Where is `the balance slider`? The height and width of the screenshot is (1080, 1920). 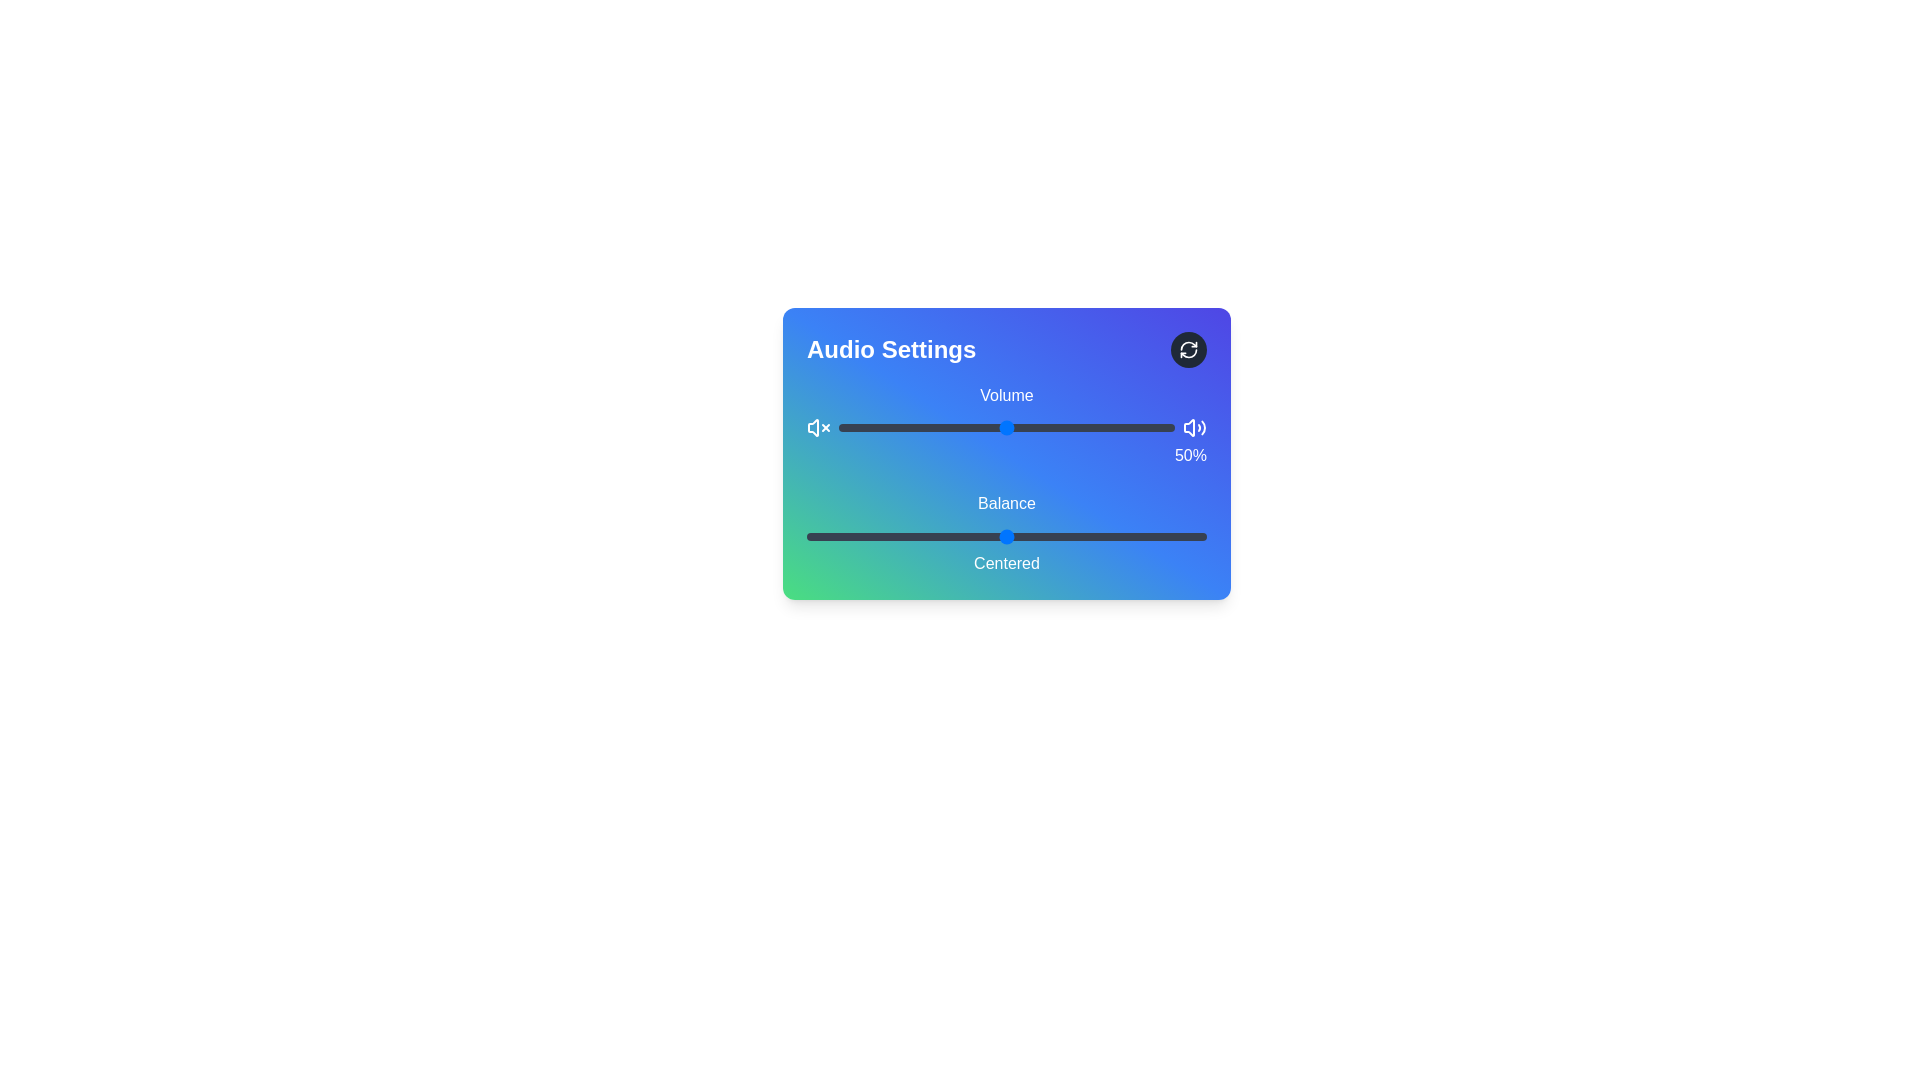
the balance slider is located at coordinates (979, 535).